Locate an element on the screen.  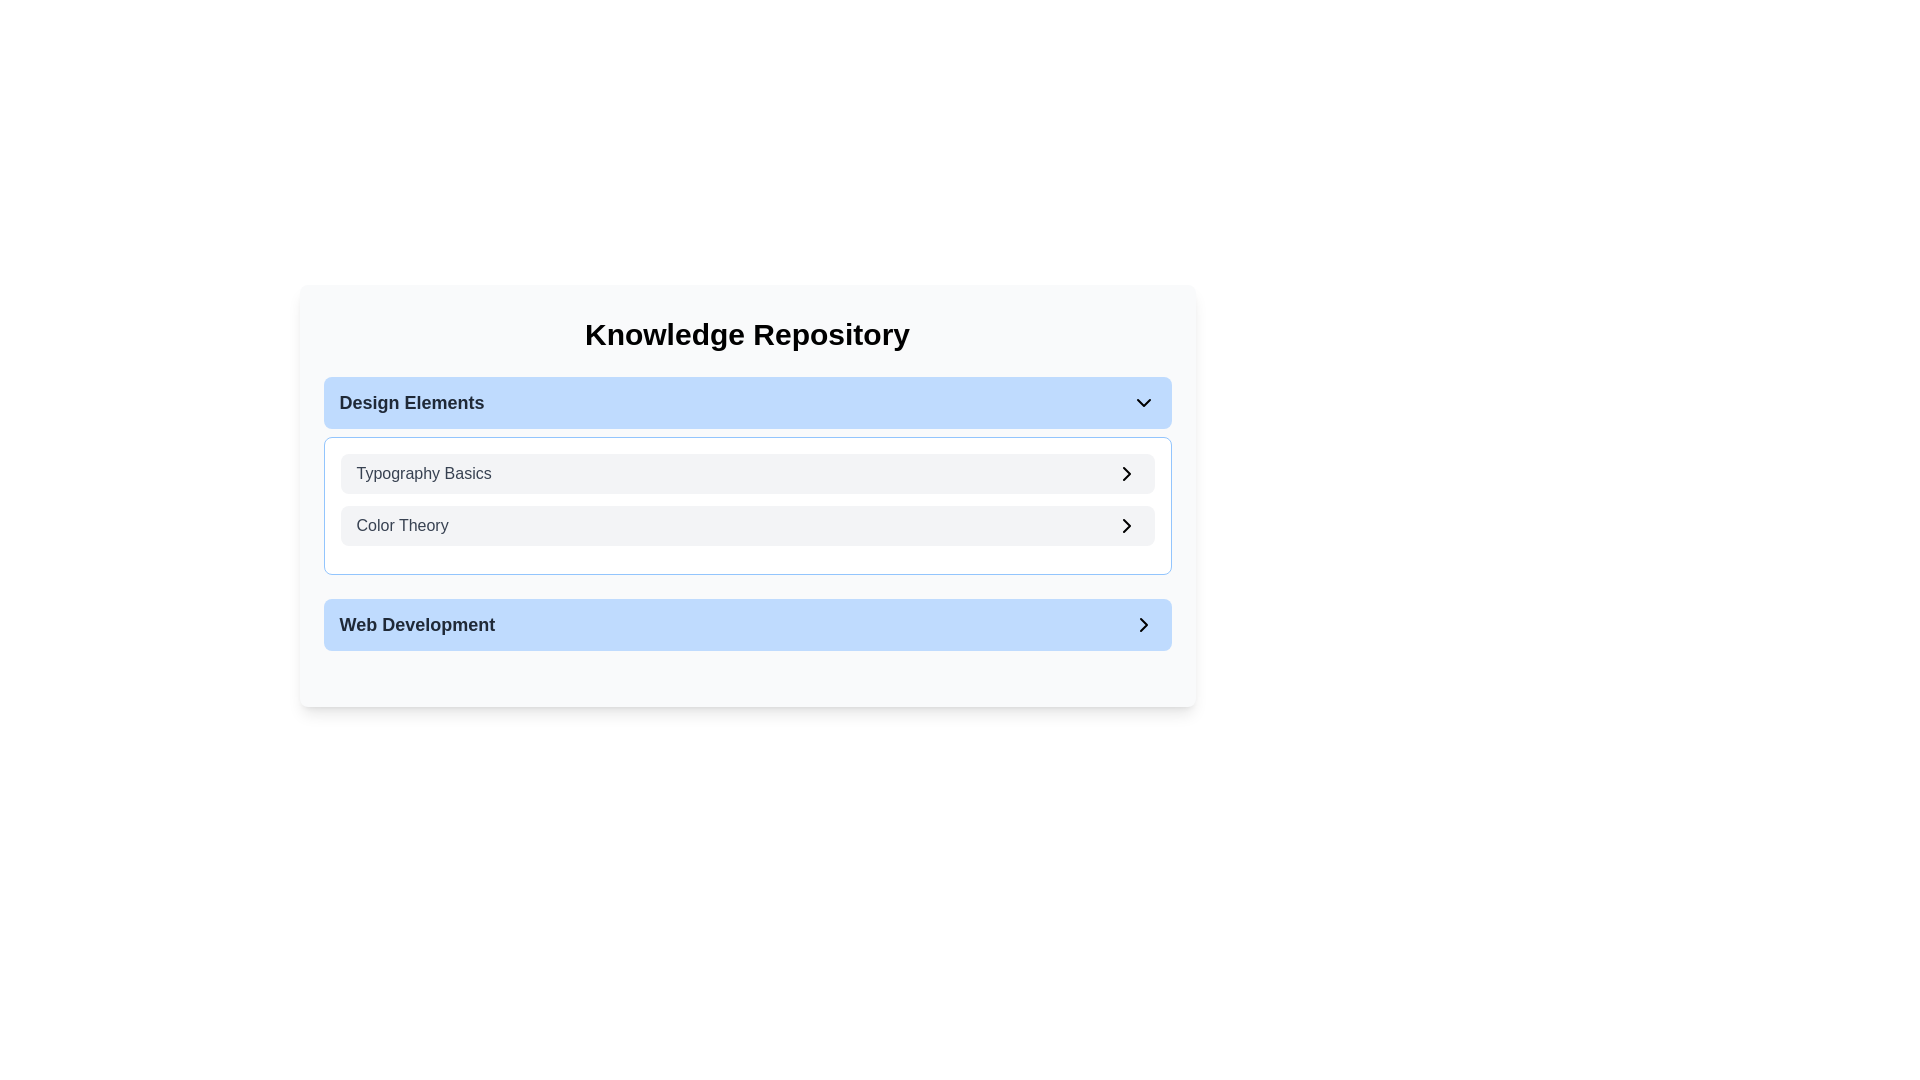
the second text label under the 'Design Elements' section in the 'Knowledge Repository' is located at coordinates (401, 524).